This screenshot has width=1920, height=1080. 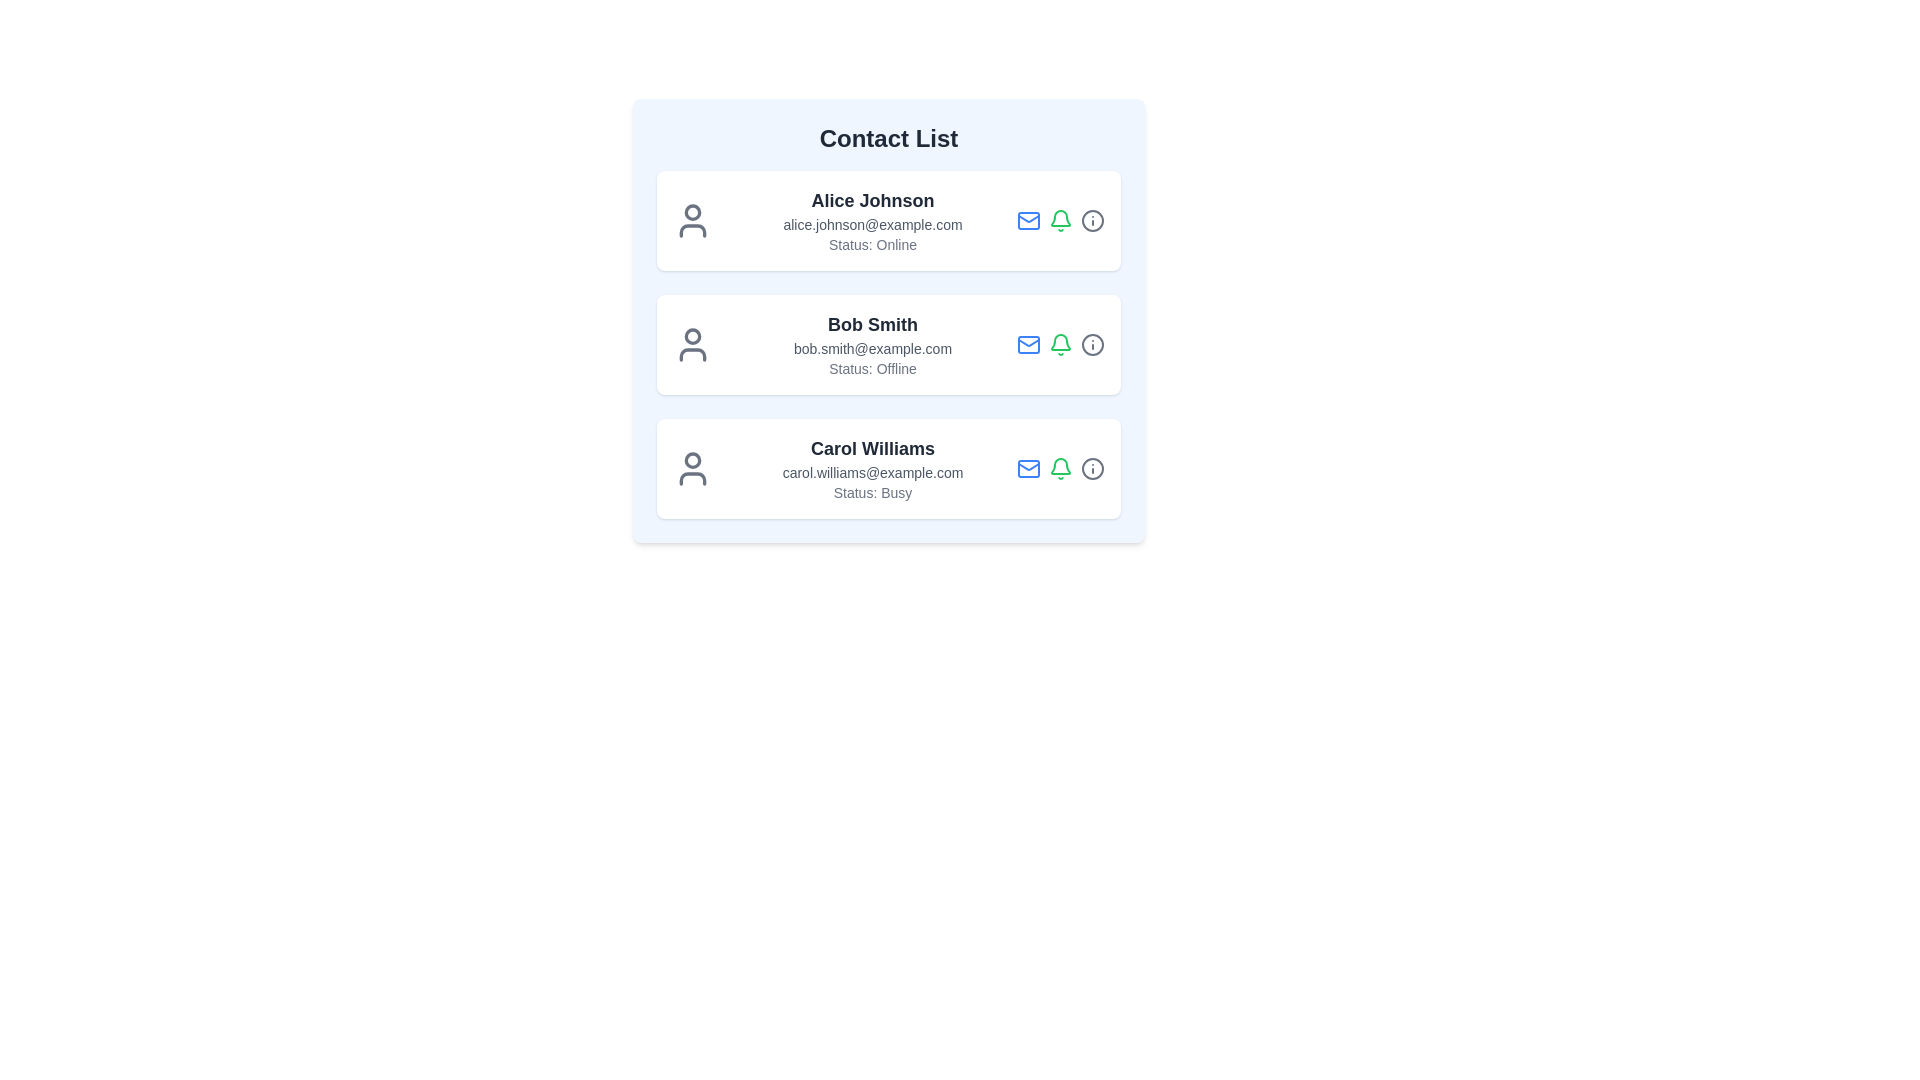 I want to click on info icon for the contact Bob Smith, so click(x=1092, y=343).